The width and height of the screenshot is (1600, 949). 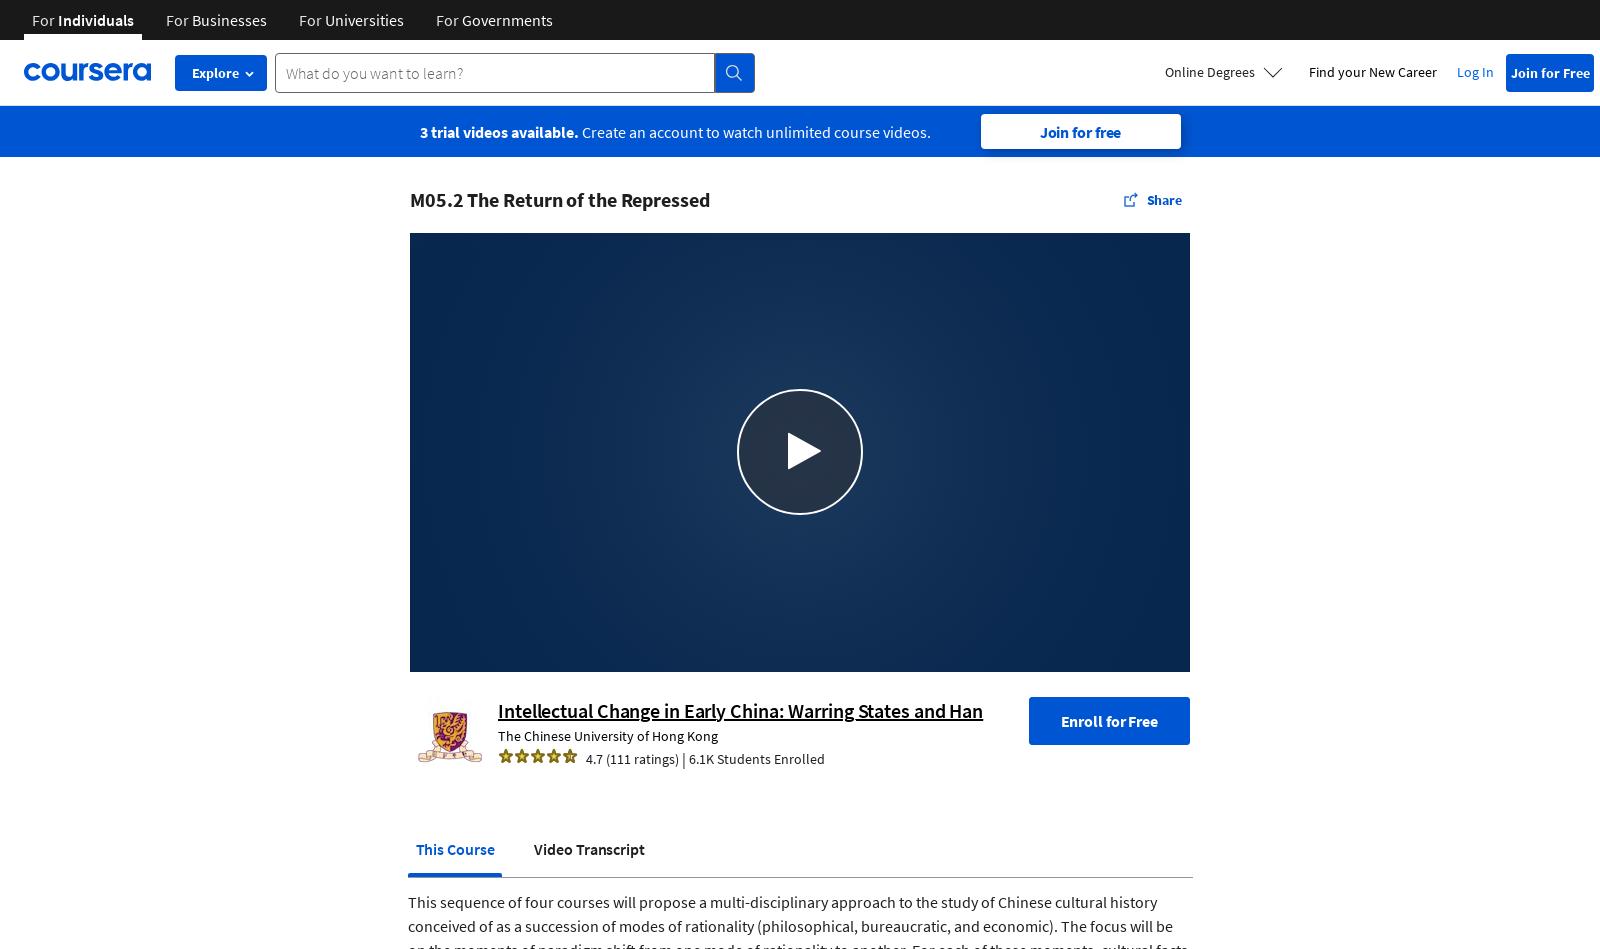 What do you see at coordinates (585, 757) in the screenshot?
I see `'4.7 (111 ratings)'` at bounding box center [585, 757].